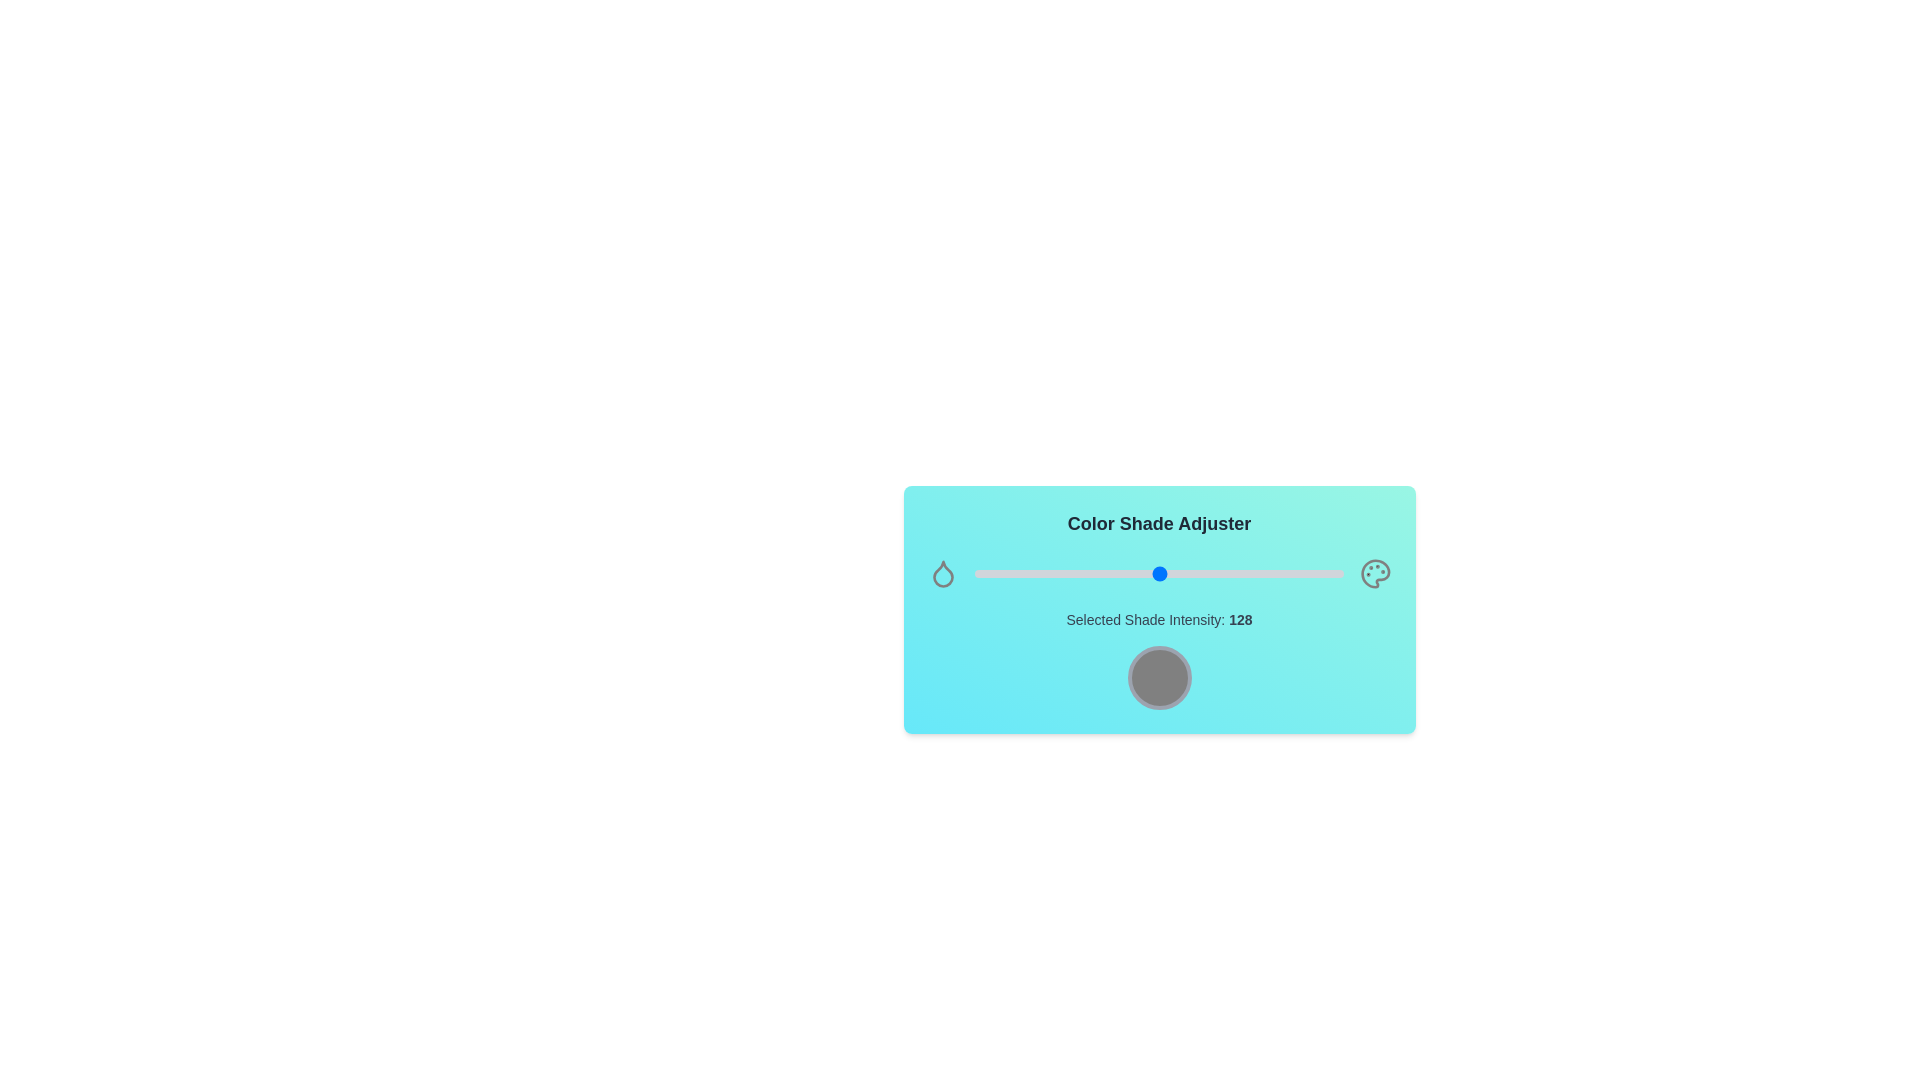 Image resolution: width=1920 pixels, height=1080 pixels. Describe the element at coordinates (1301, 574) in the screenshot. I see `the shade intensity to 226 by interacting with the slider` at that location.